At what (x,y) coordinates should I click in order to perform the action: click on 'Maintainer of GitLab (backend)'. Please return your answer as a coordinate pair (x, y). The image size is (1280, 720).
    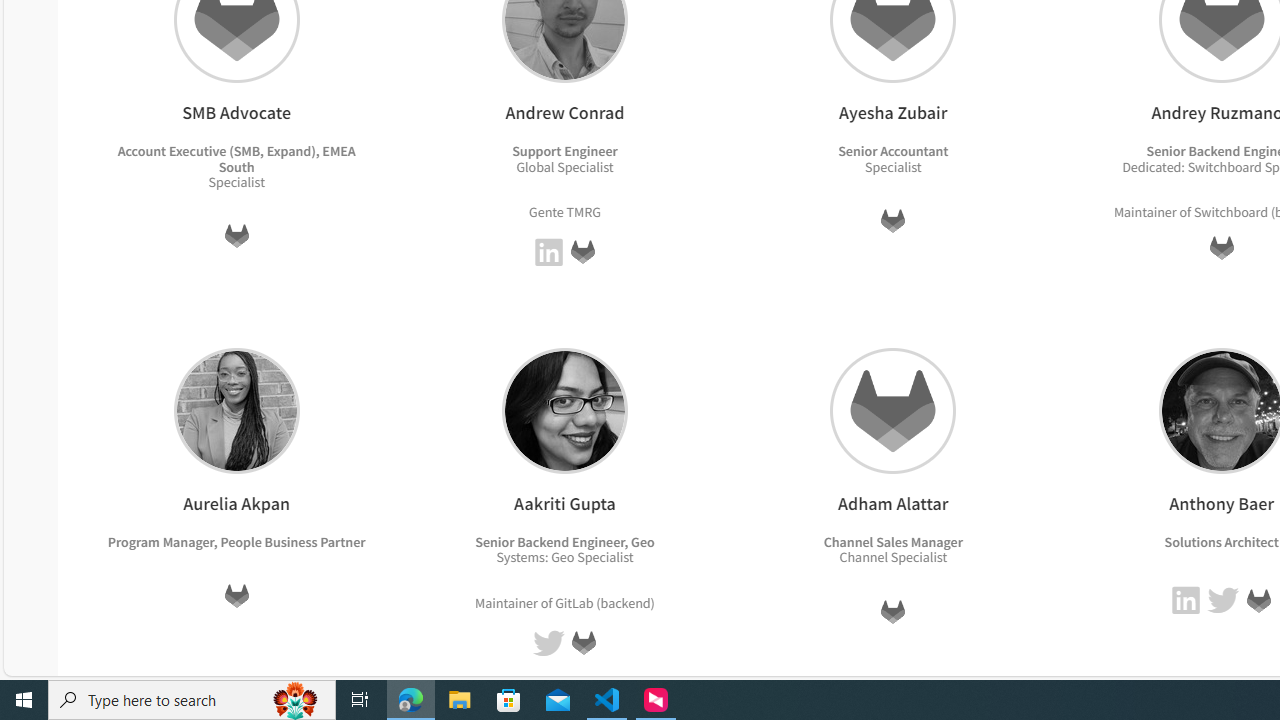
    Looking at the image, I should click on (564, 601).